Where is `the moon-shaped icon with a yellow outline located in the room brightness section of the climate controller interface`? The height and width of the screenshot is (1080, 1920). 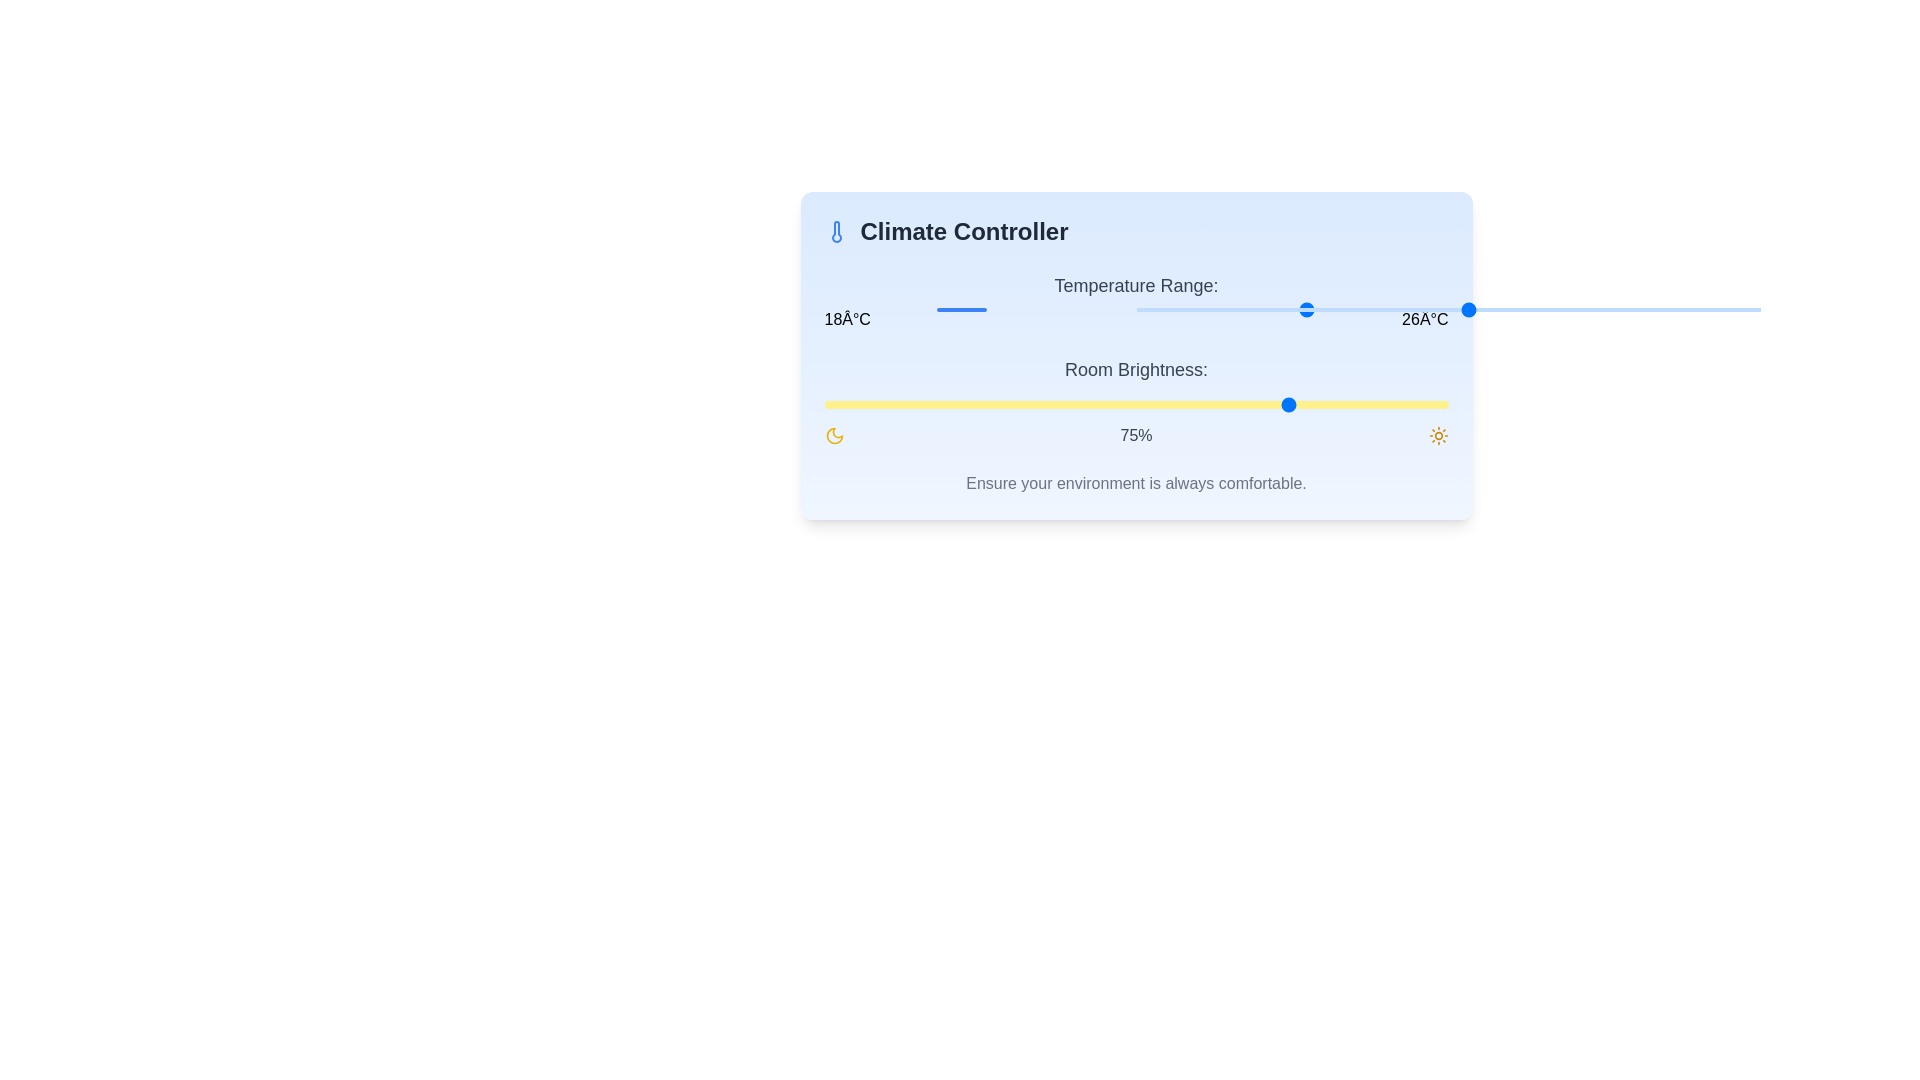 the moon-shaped icon with a yellow outline located in the room brightness section of the climate controller interface is located at coordinates (834, 434).